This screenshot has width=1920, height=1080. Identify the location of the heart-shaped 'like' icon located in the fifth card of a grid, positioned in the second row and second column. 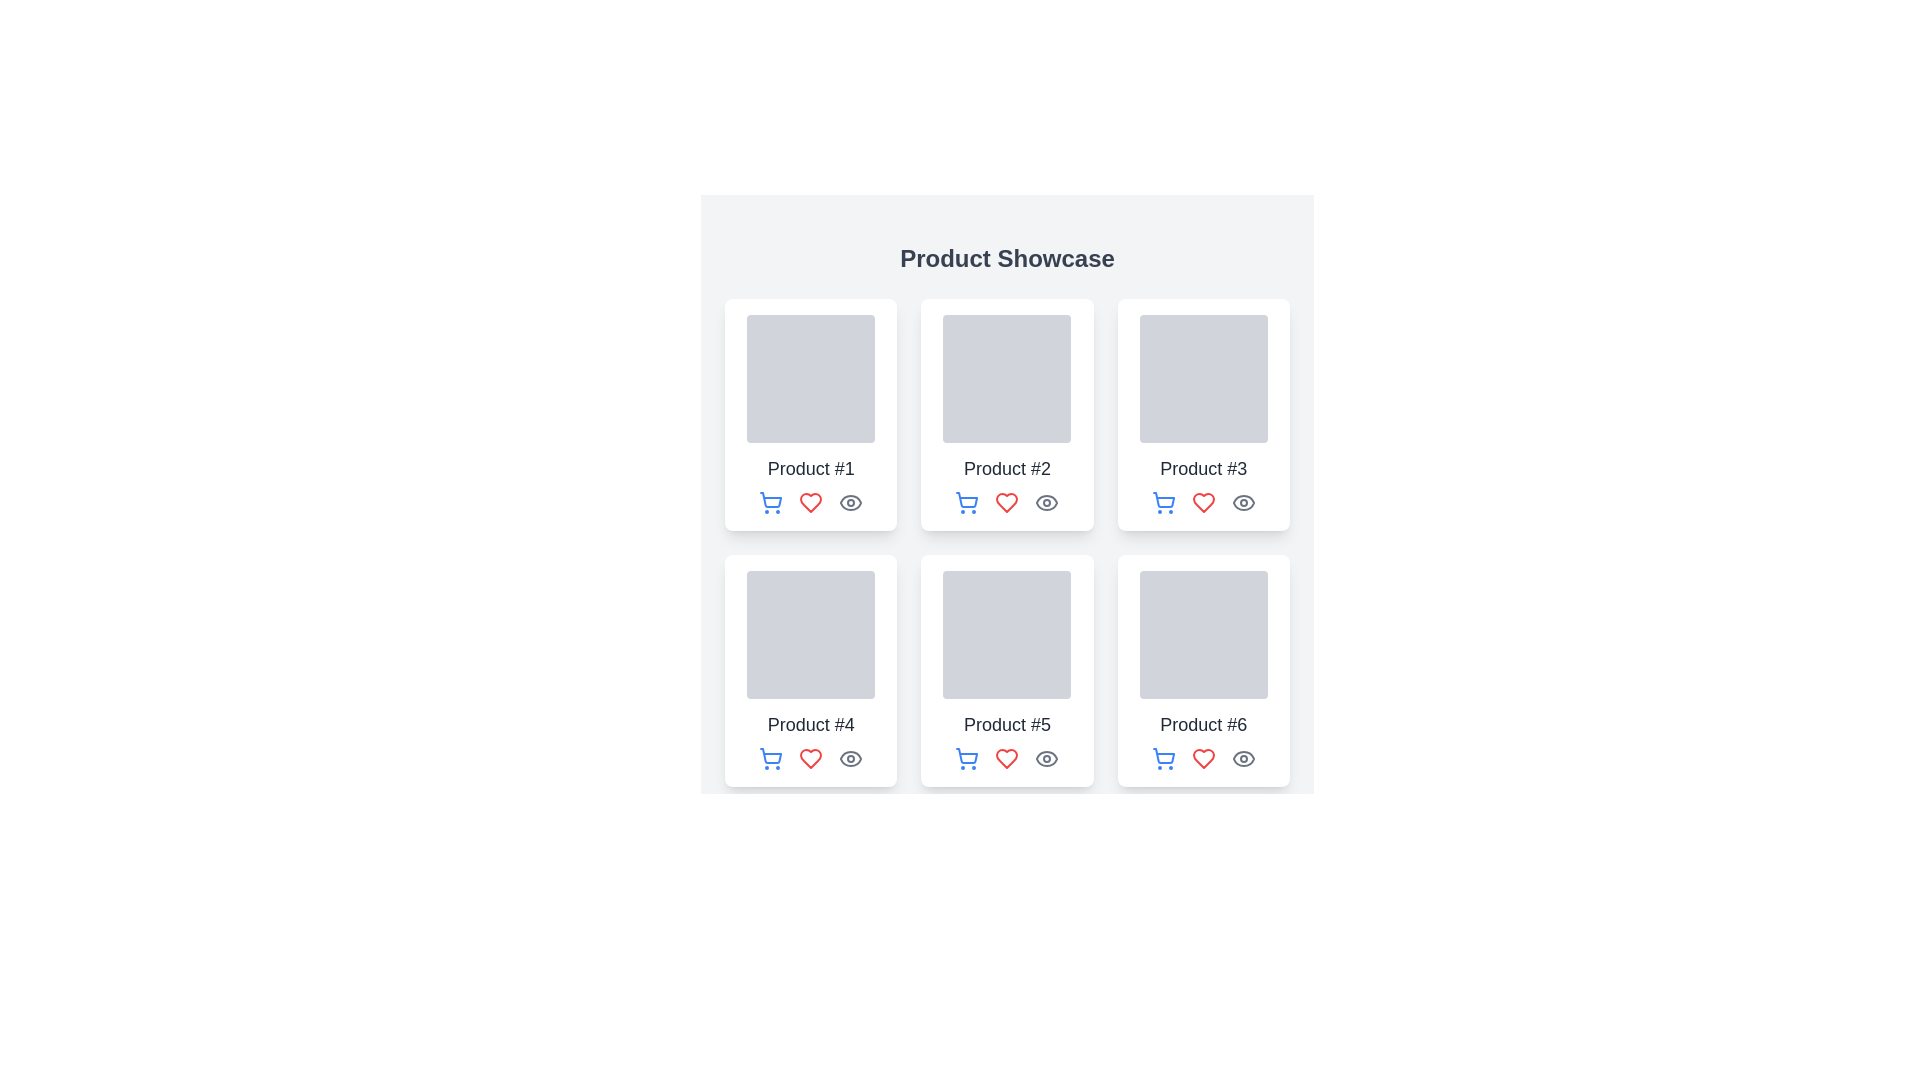
(1007, 759).